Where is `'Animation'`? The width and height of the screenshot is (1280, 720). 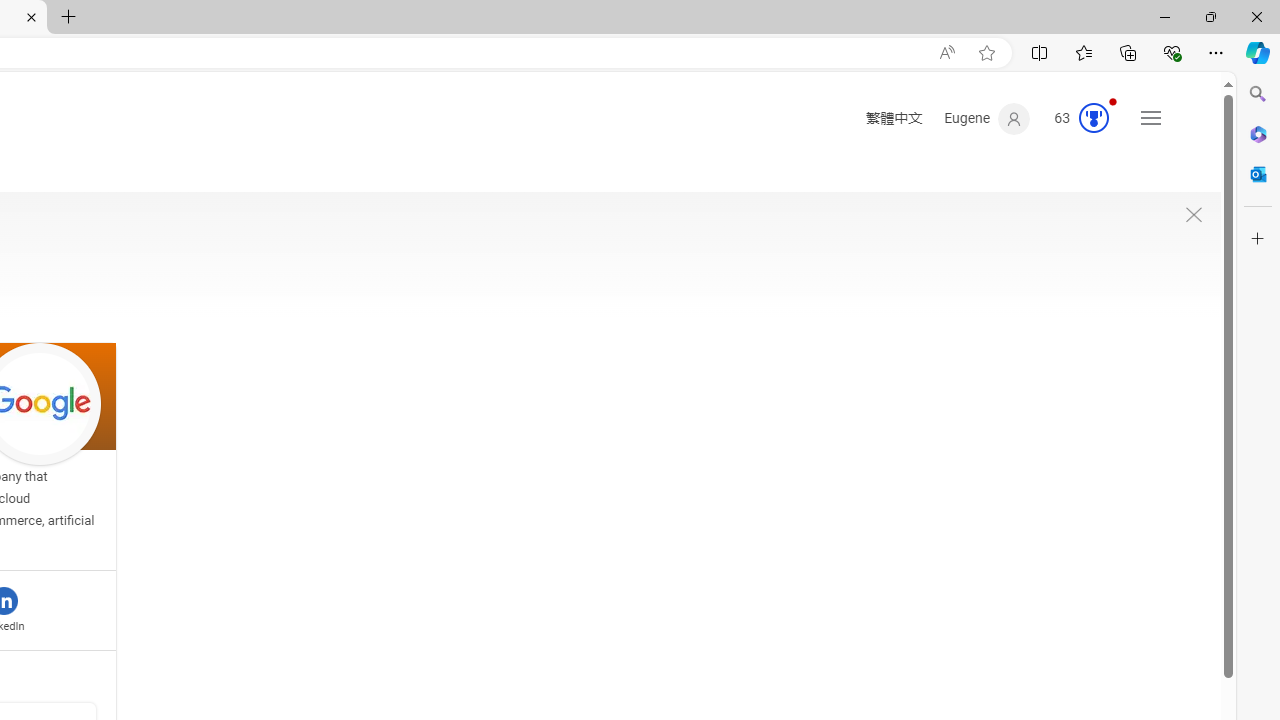
'Animation' is located at coordinates (1111, 101).